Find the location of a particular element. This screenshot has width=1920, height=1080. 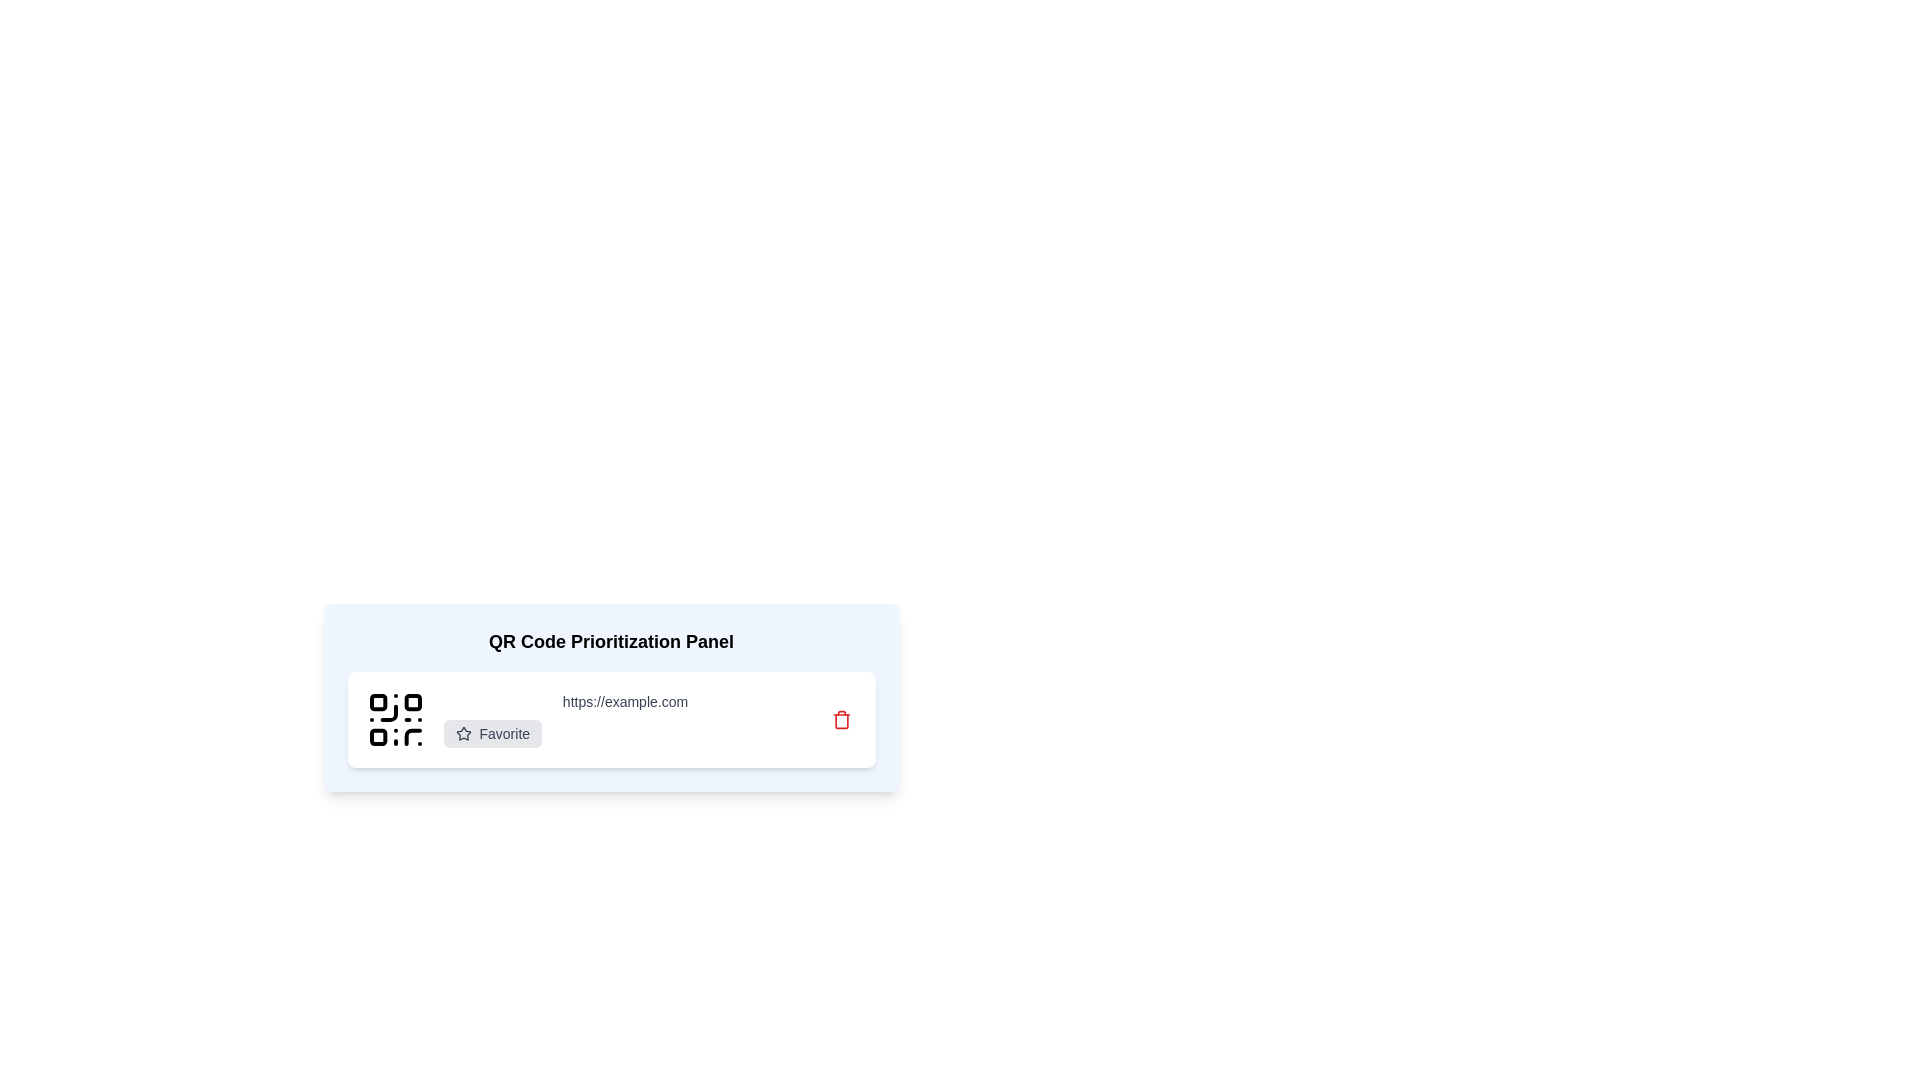

the SVG rectangle element that is part of the QR code located in the top-left corner of the QR code layout is located at coordinates (378, 701).